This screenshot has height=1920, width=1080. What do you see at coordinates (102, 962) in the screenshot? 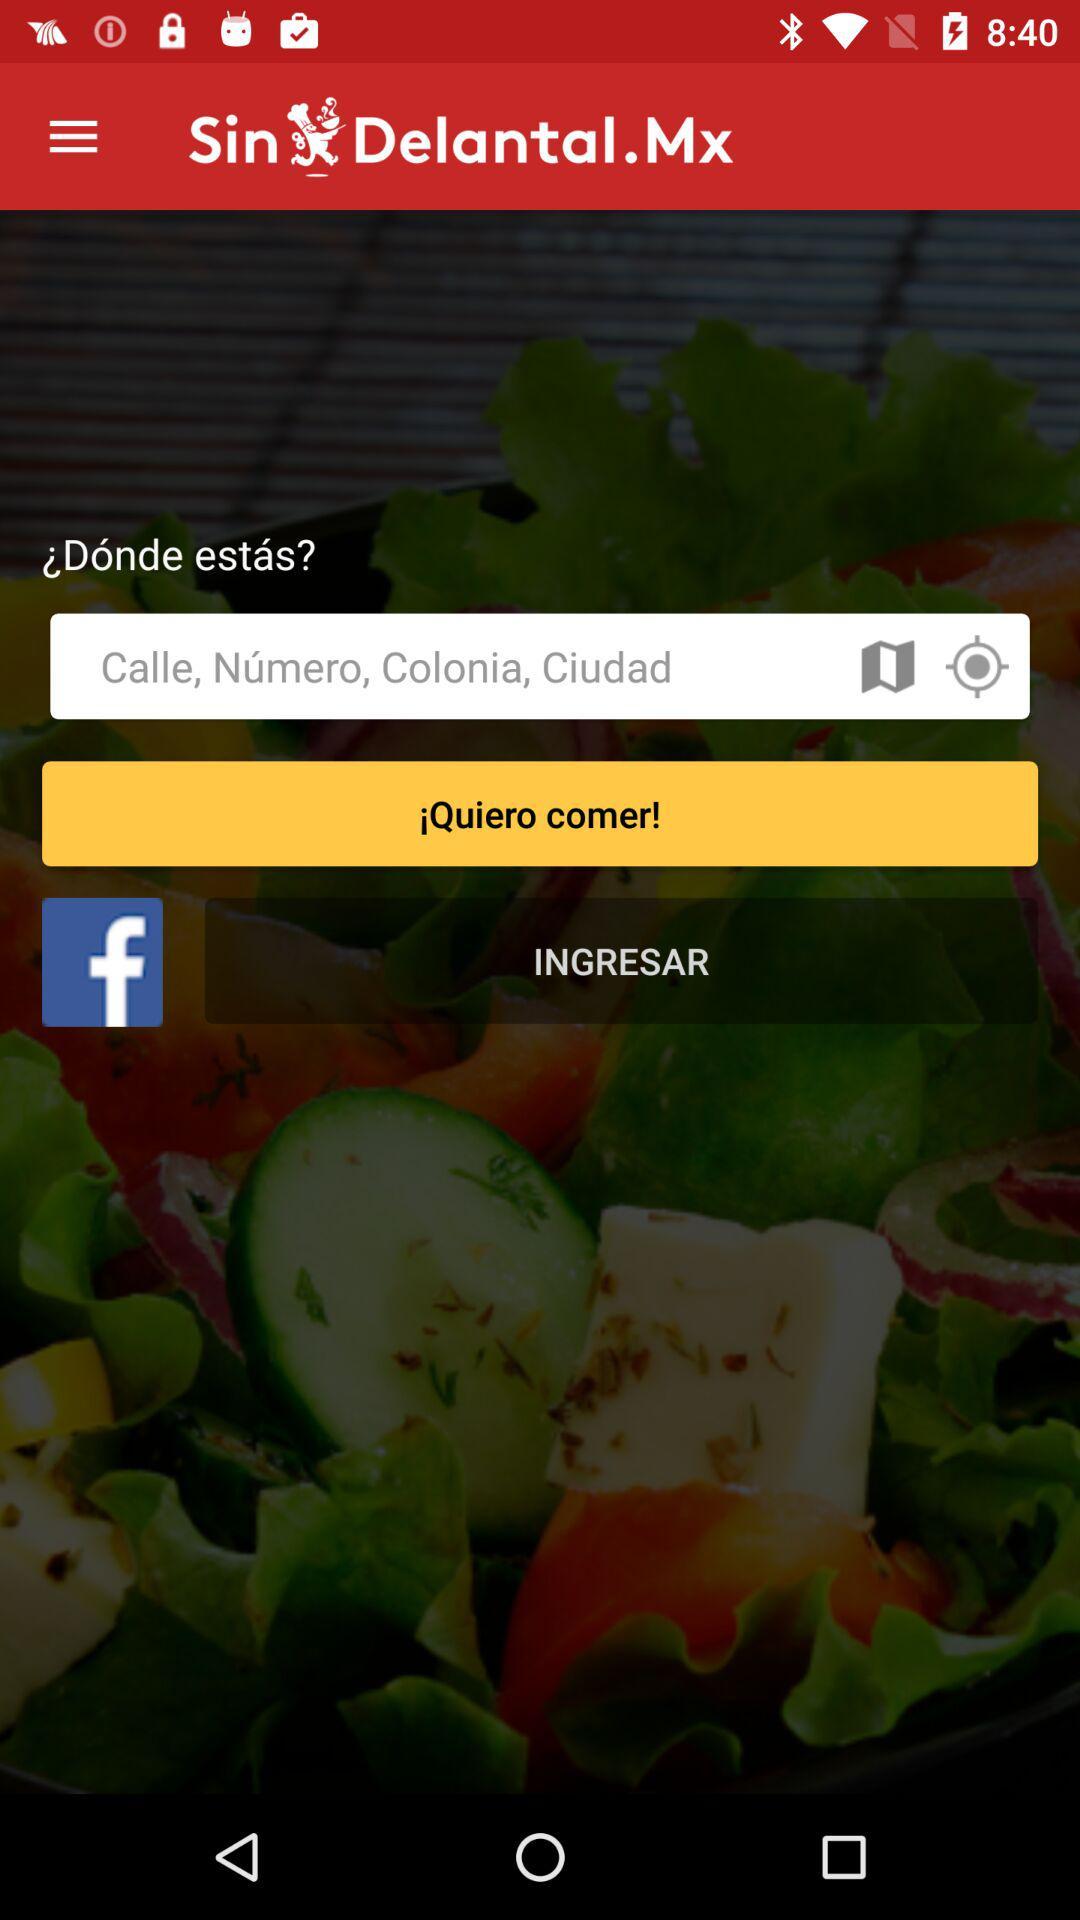
I see `facebook option` at bounding box center [102, 962].